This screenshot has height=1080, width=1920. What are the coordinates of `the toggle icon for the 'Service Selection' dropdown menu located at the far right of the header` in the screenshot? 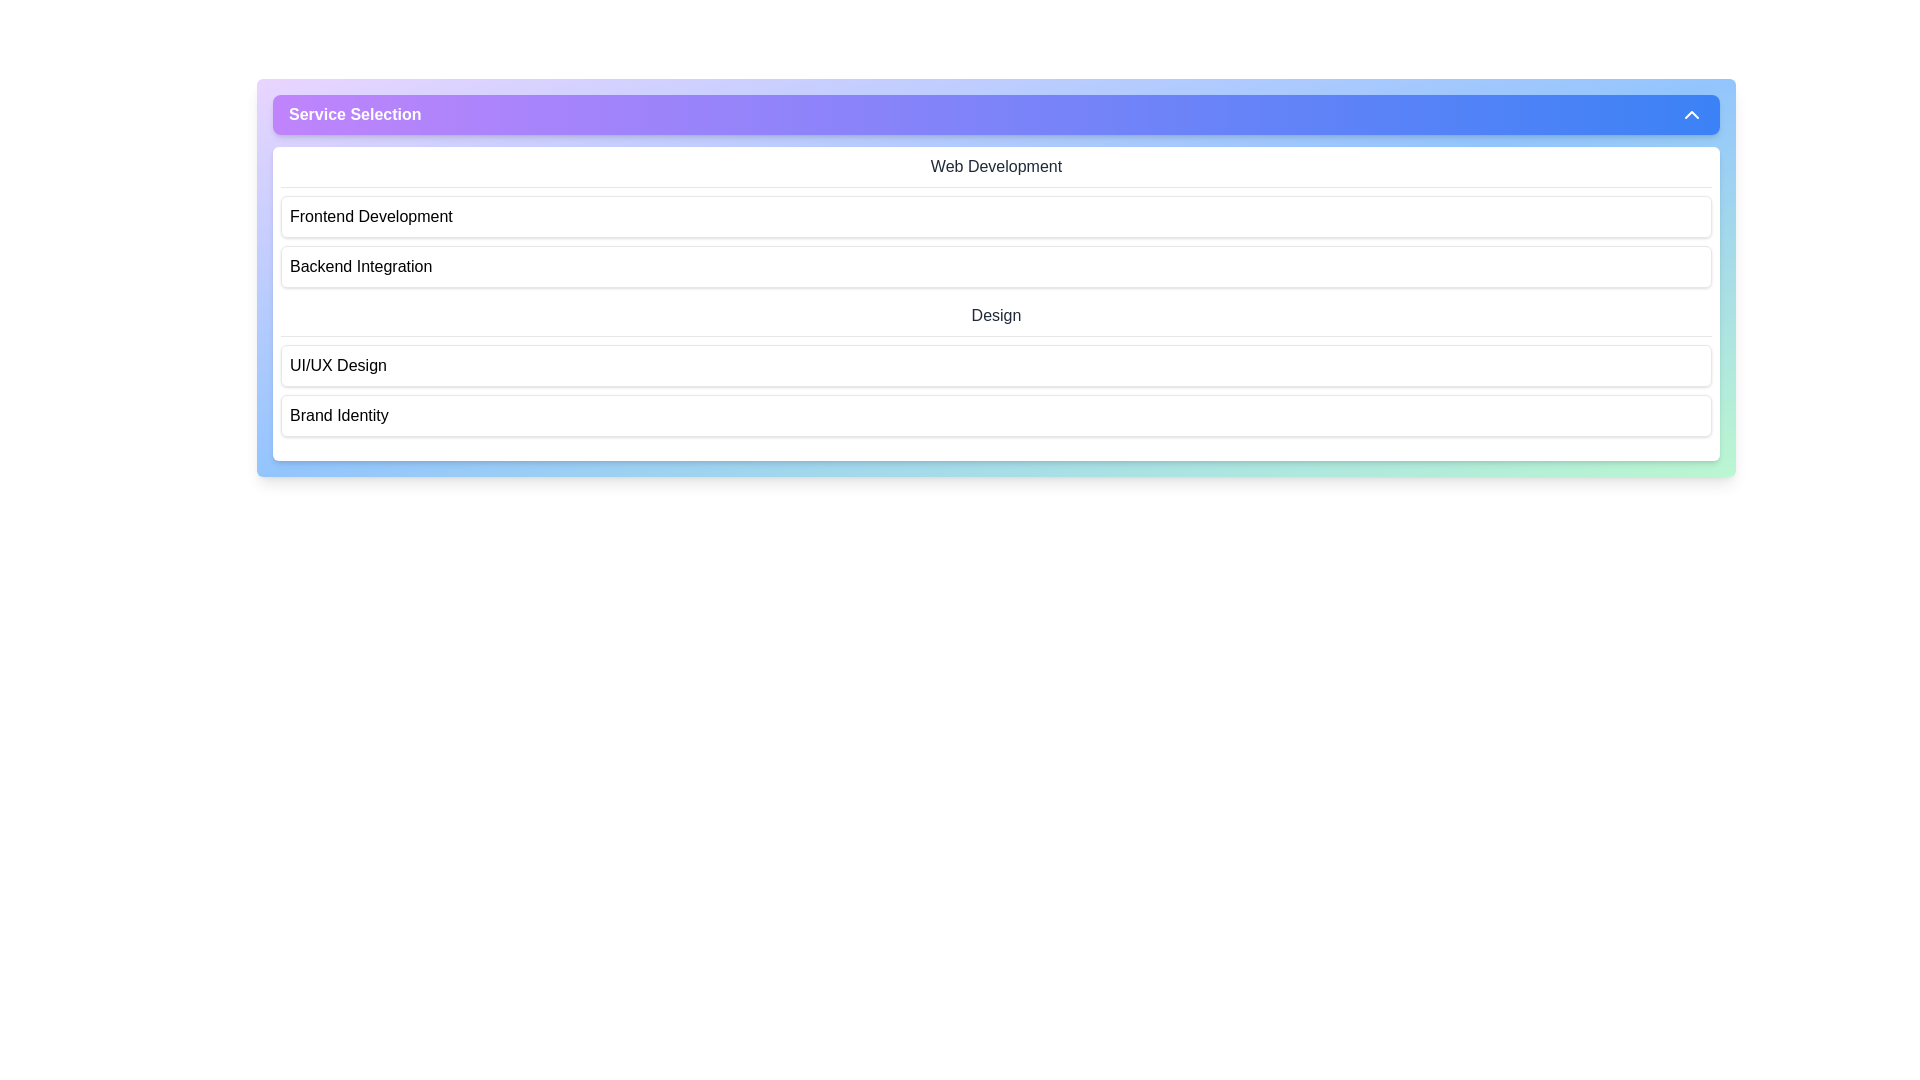 It's located at (1690, 115).